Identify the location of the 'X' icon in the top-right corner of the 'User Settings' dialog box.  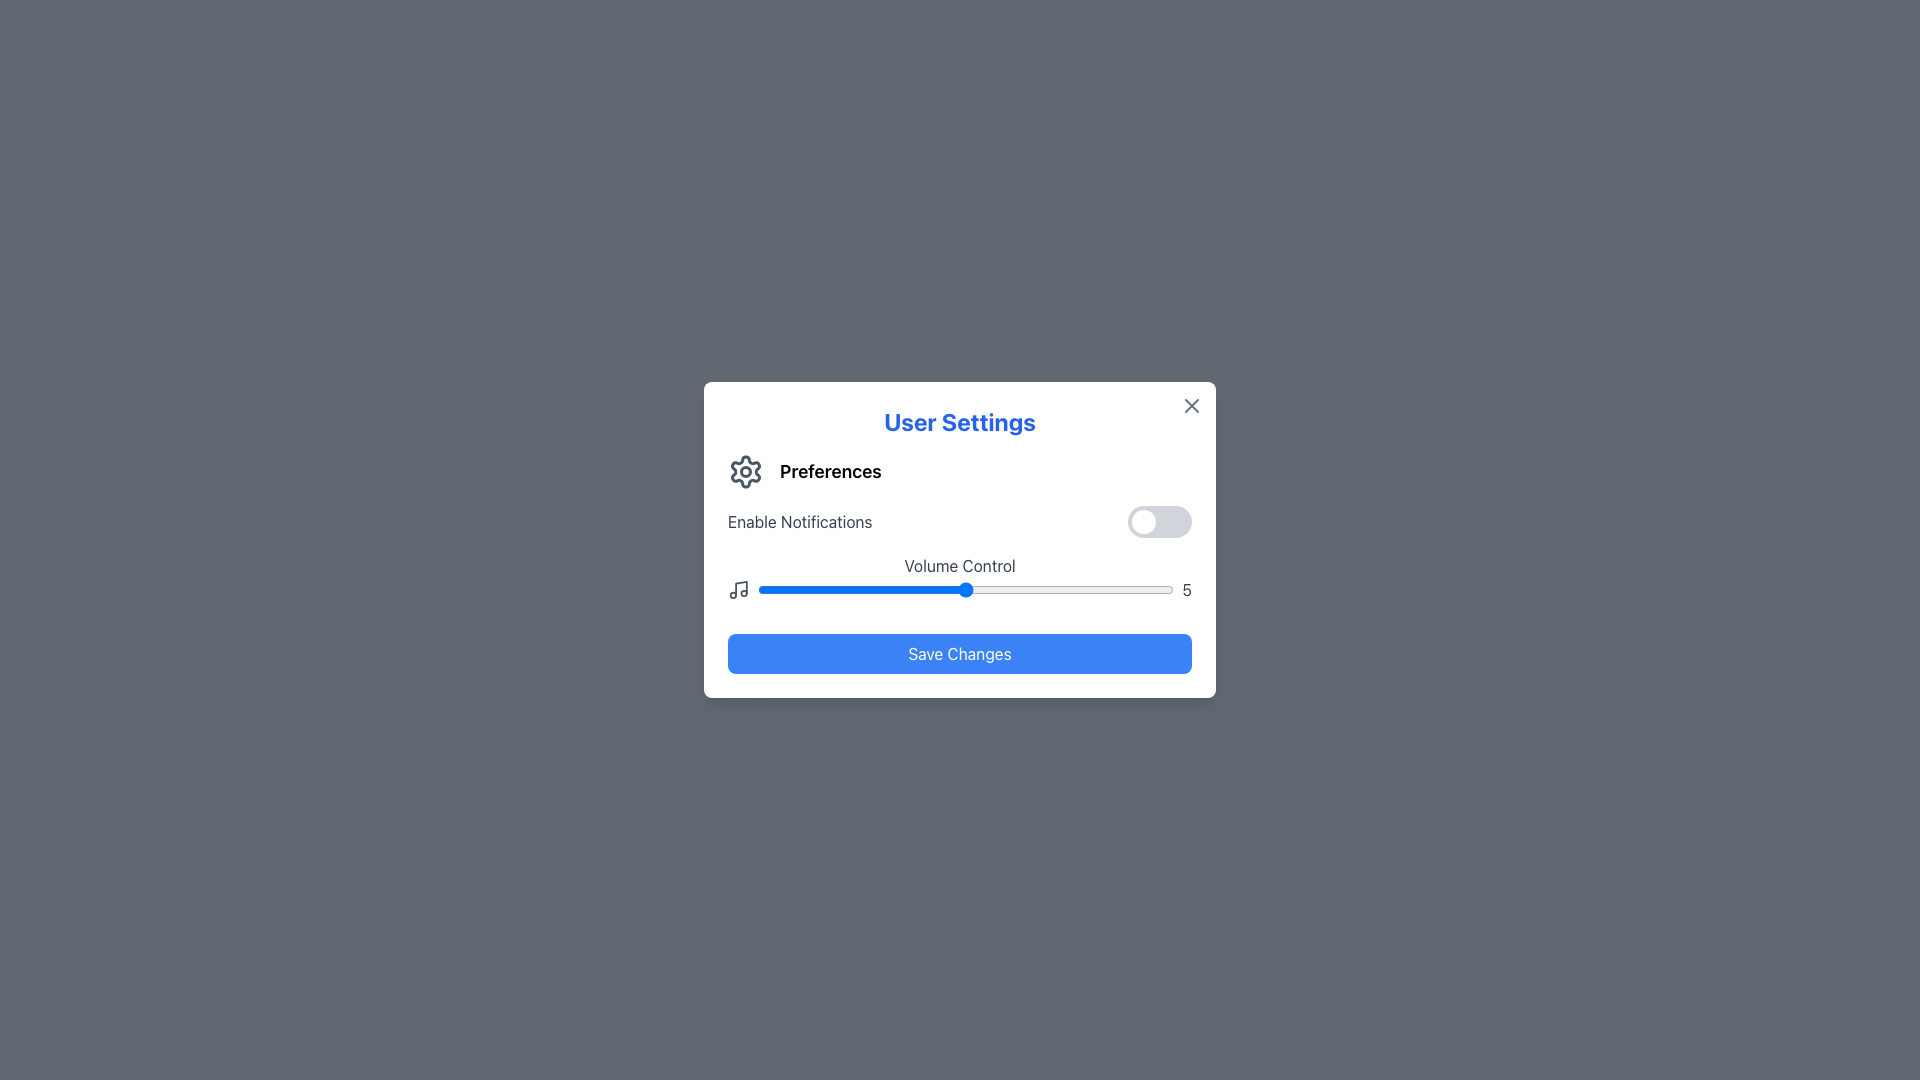
(1191, 405).